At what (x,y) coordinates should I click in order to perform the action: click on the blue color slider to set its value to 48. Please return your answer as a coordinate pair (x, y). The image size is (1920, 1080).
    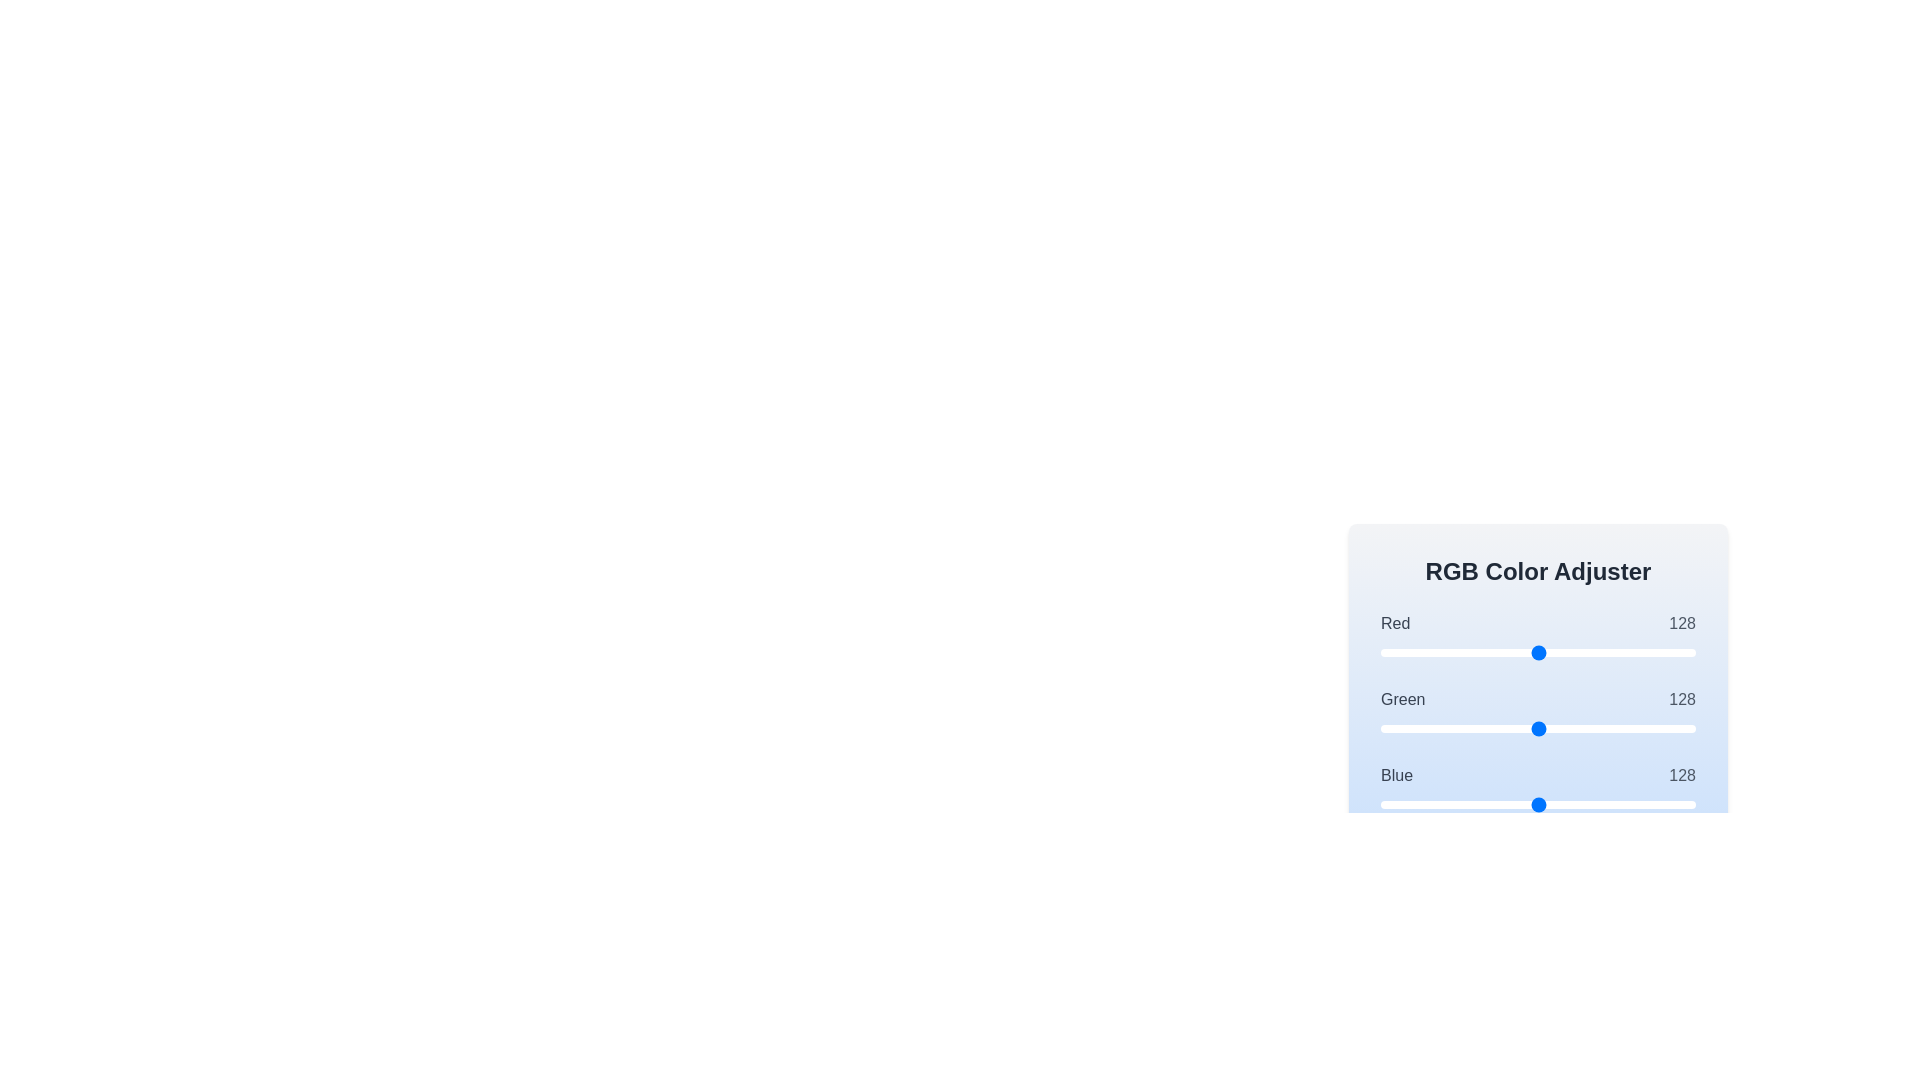
    Looking at the image, I should click on (1440, 804).